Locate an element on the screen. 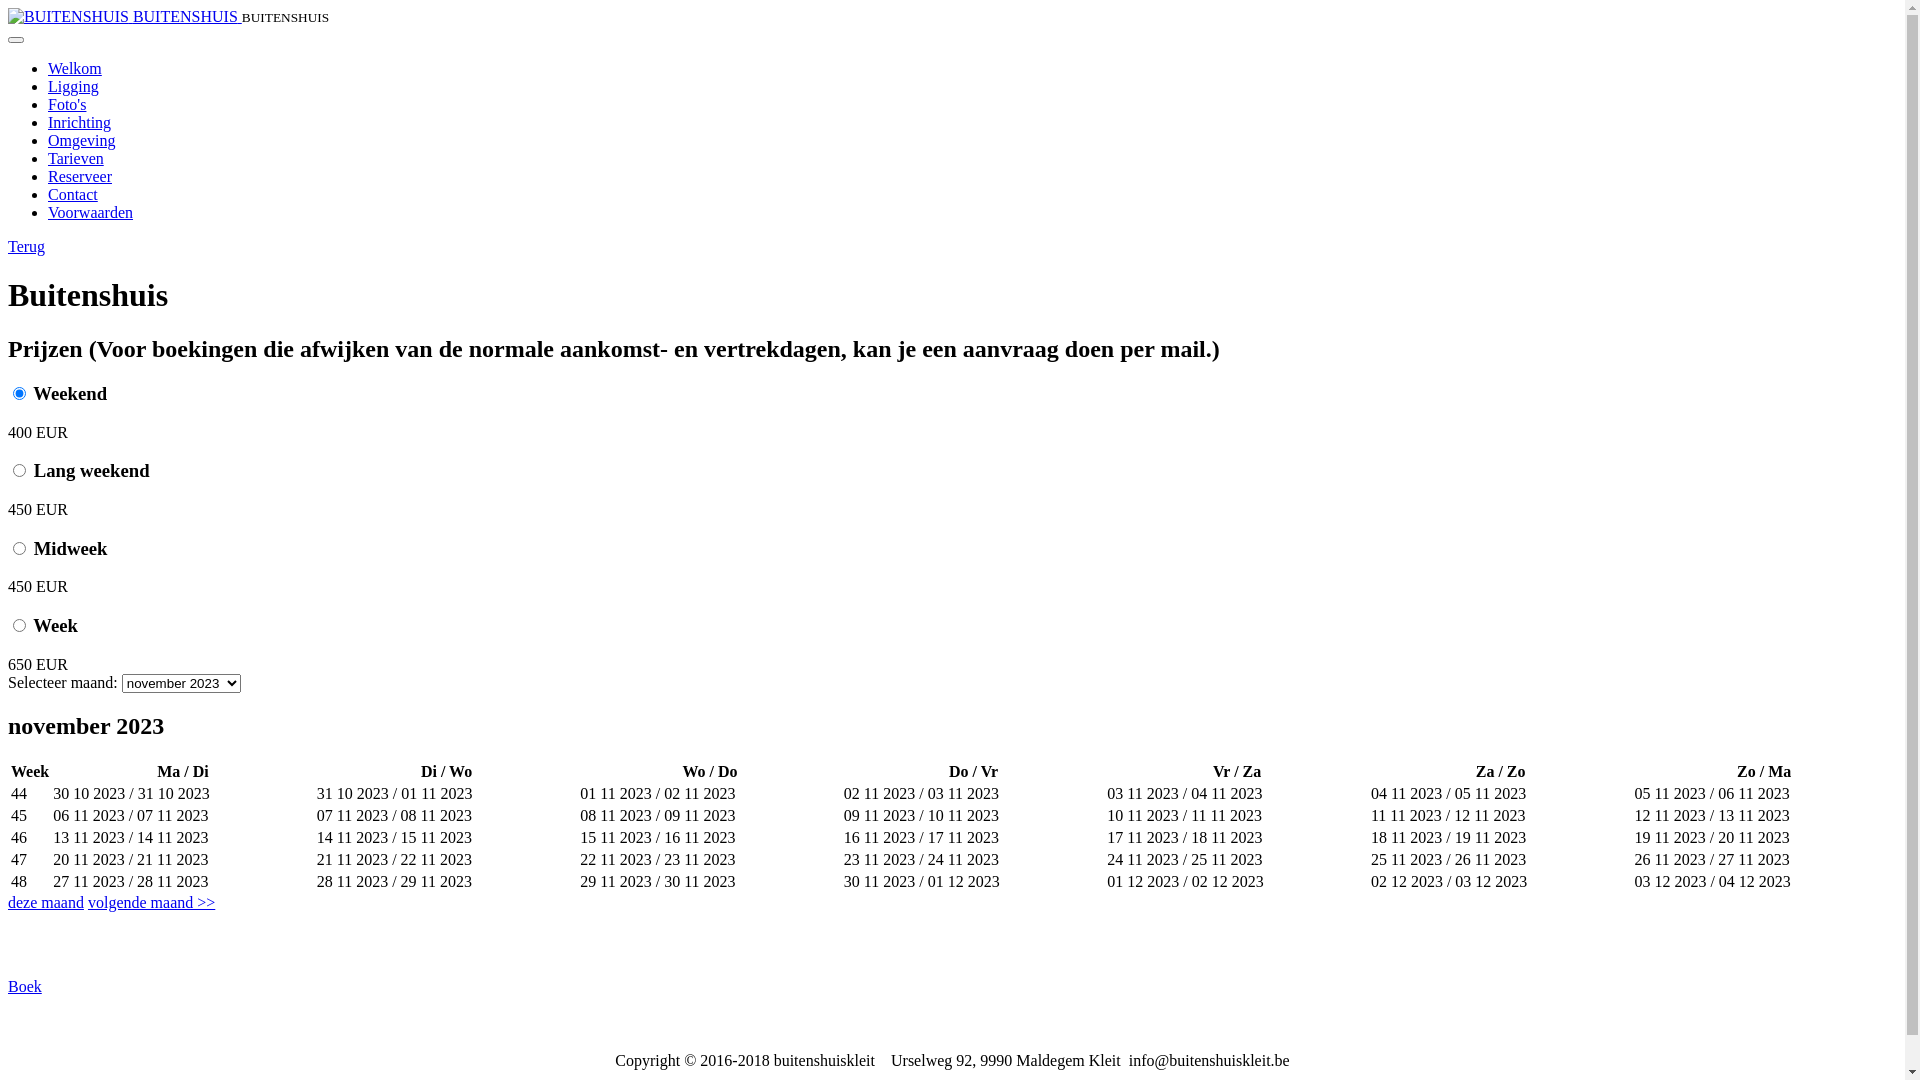 This screenshot has width=1920, height=1080. 'BUITENSHUIS' is located at coordinates (8, 16).